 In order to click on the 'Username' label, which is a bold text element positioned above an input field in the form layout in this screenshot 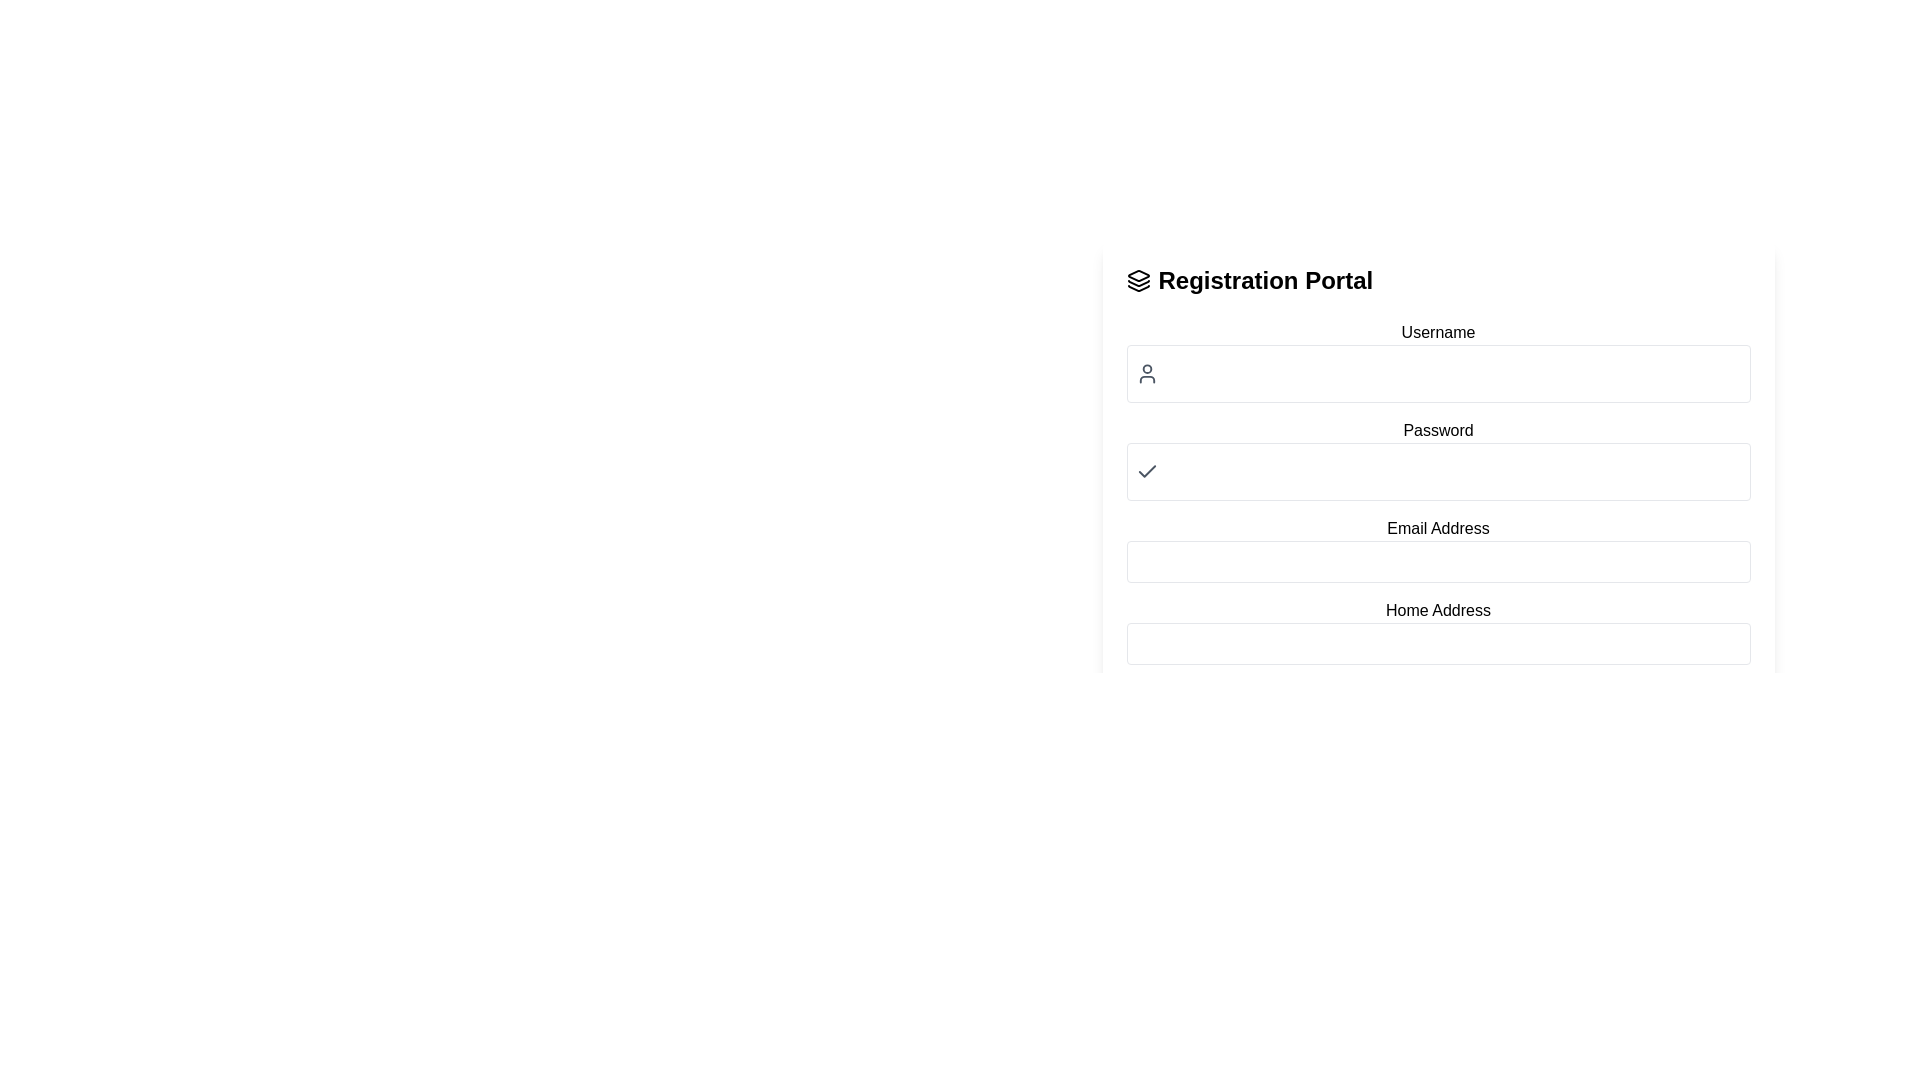, I will do `click(1437, 331)`.